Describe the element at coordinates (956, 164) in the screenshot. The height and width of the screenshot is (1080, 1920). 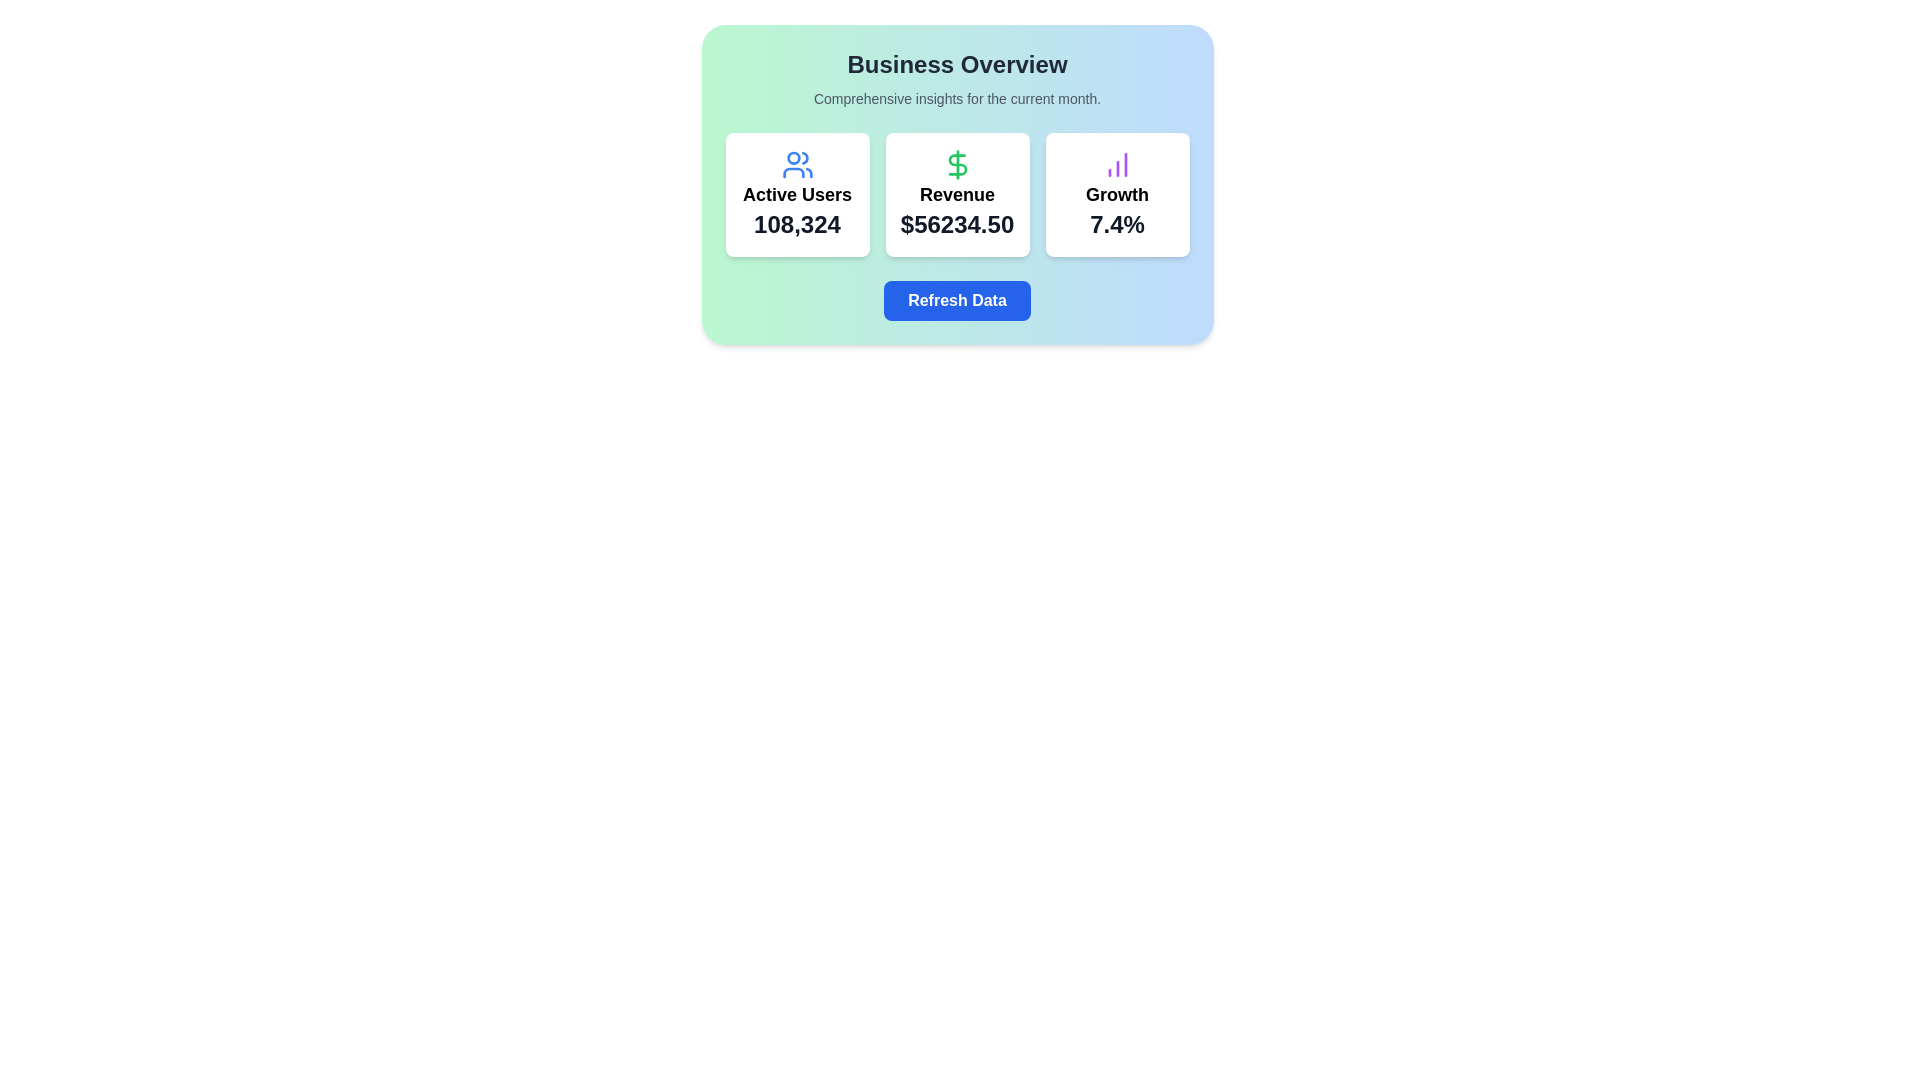
I see `the green dollar sign icon located in the top-center area of the 'Revenue' card, positioned above the numerical value '$56234.50'` at that location.